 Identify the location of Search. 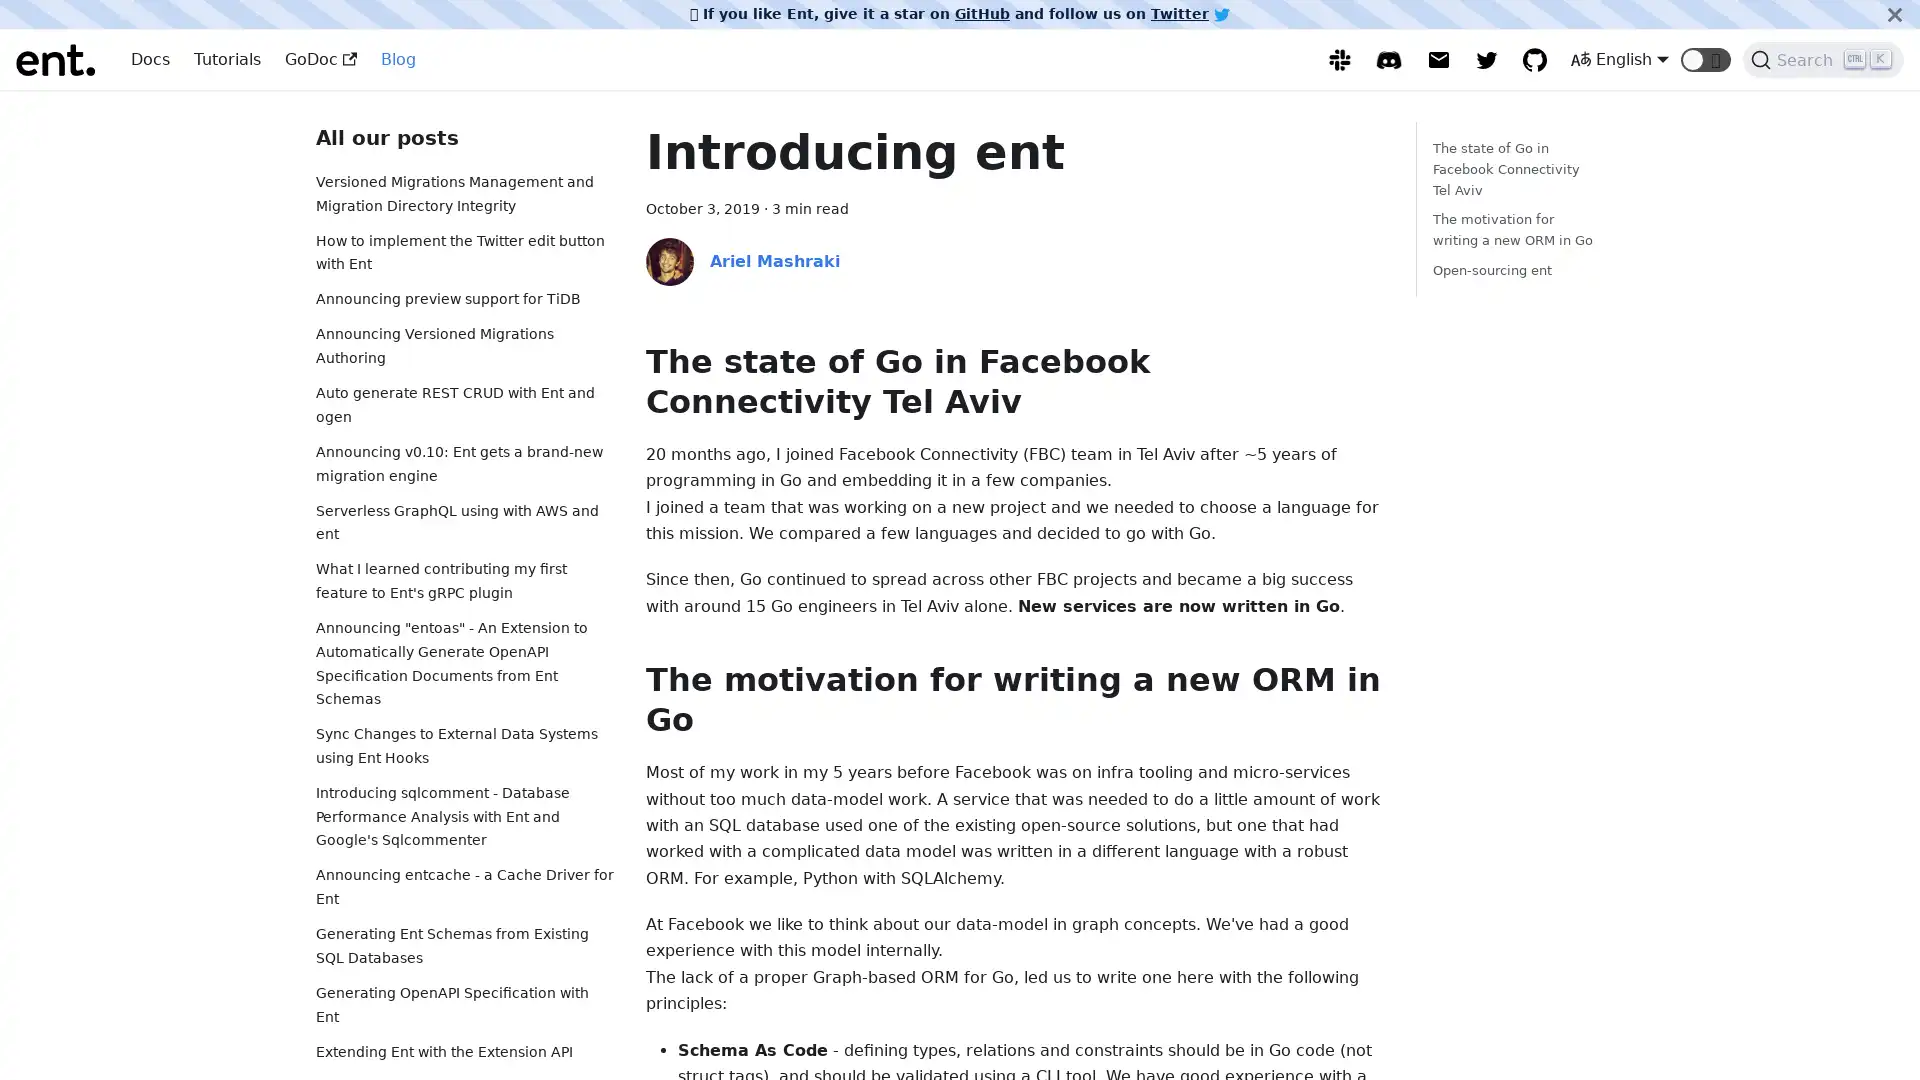
(1823, 59).